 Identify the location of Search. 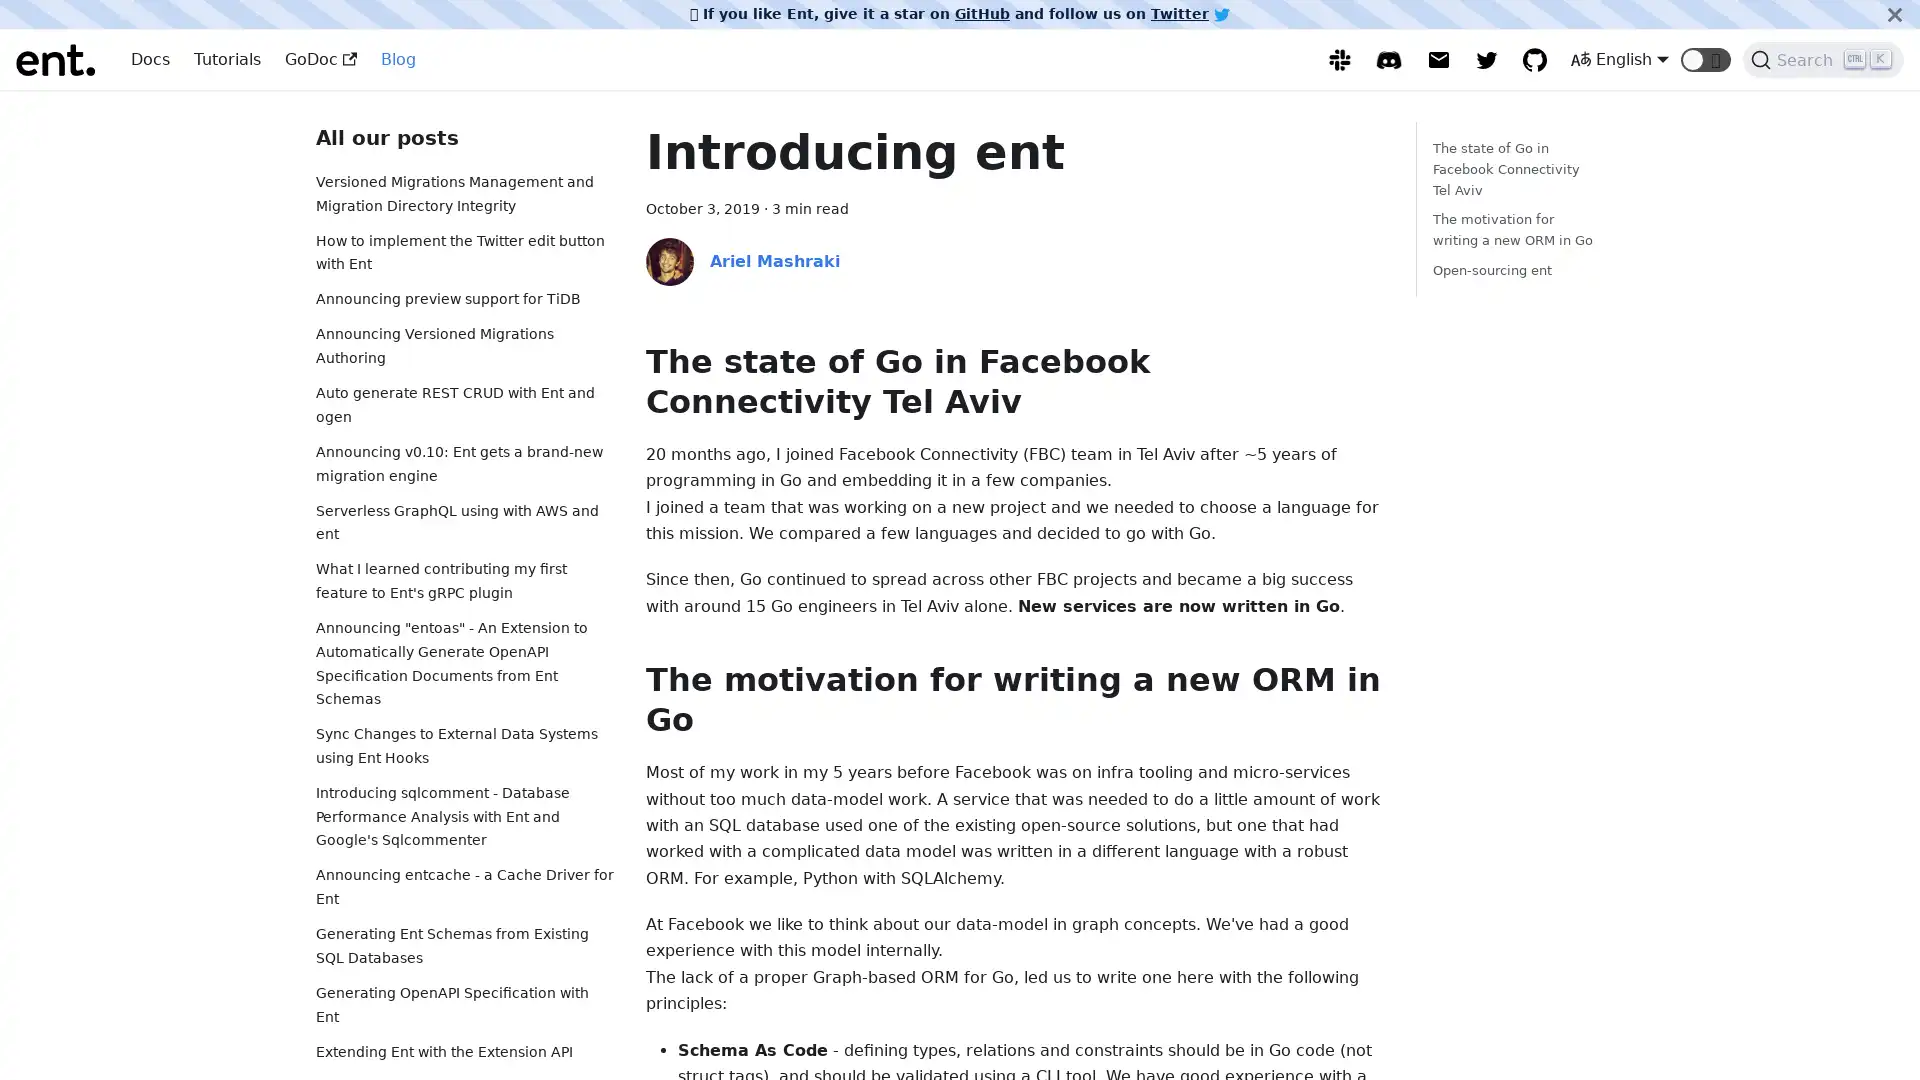
(1823, 59).